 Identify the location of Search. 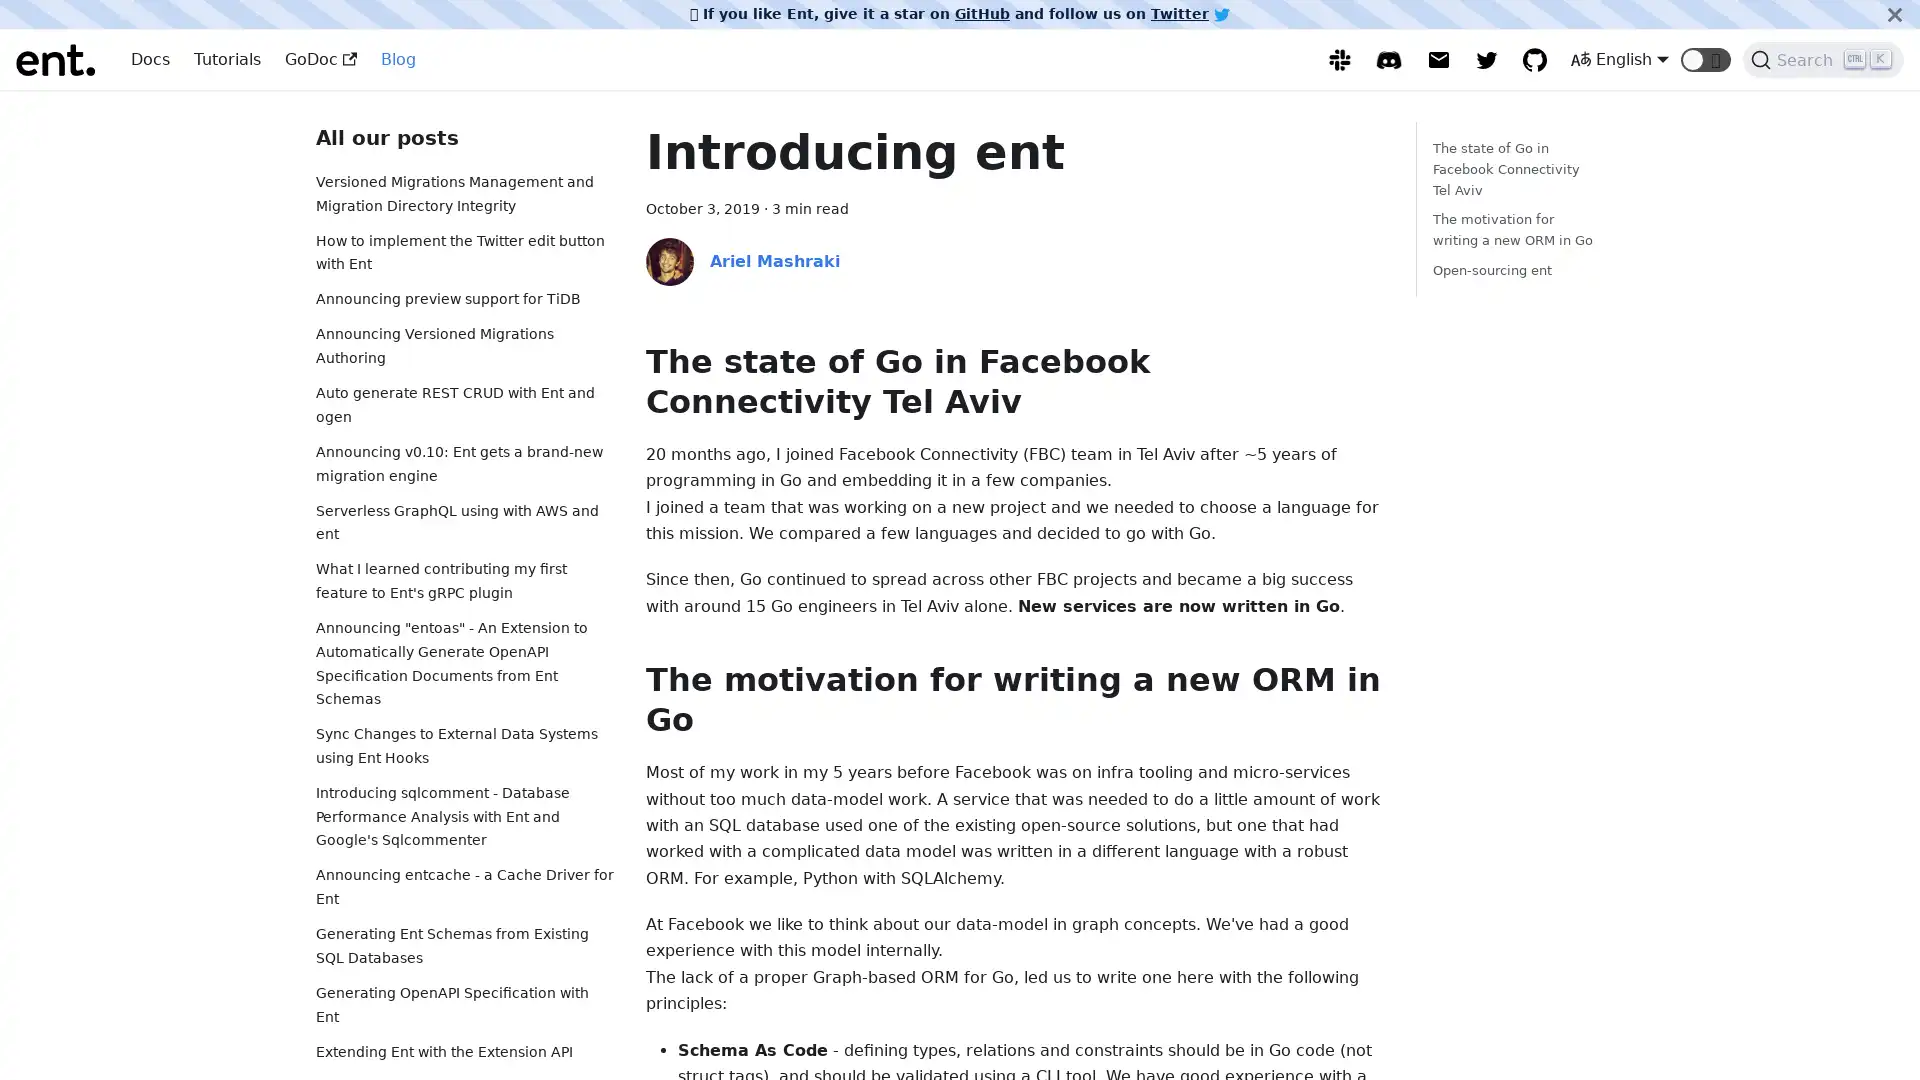
(1823, 59).